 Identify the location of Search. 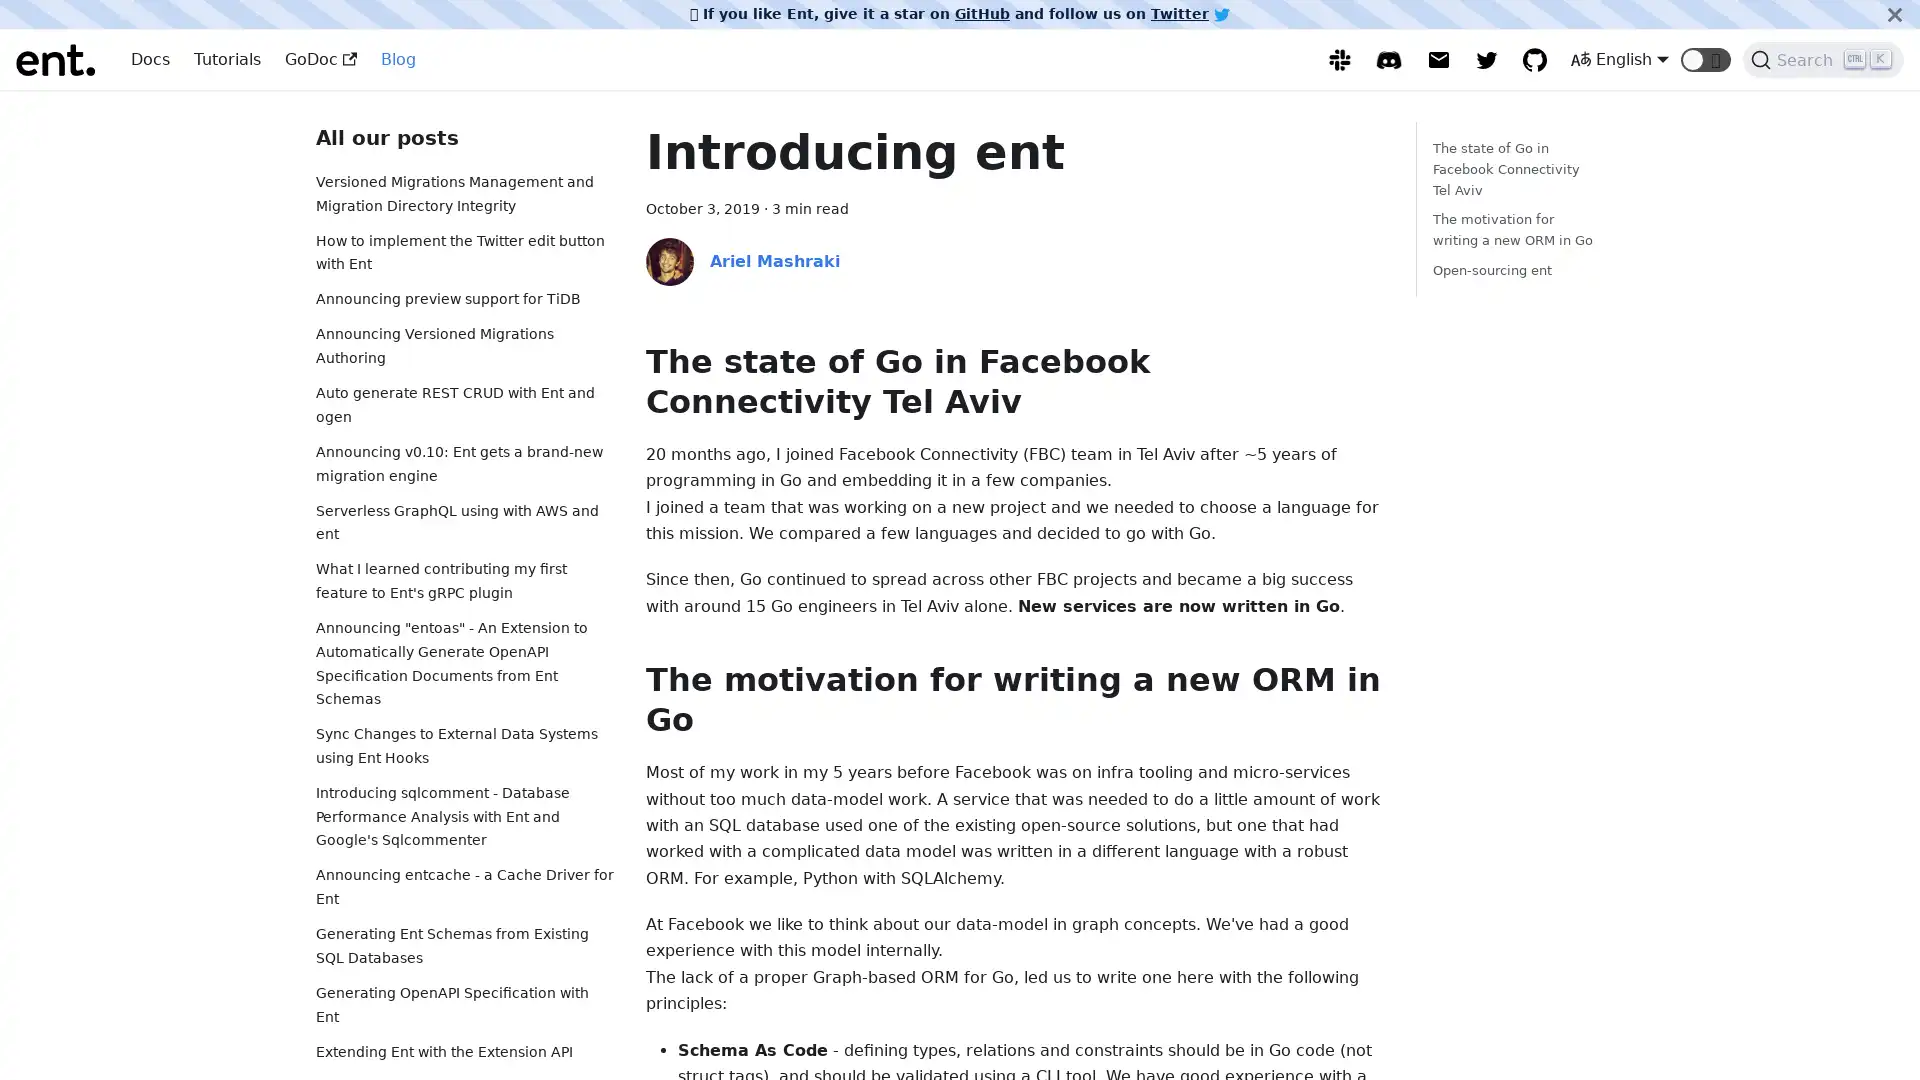
(1823, 59).